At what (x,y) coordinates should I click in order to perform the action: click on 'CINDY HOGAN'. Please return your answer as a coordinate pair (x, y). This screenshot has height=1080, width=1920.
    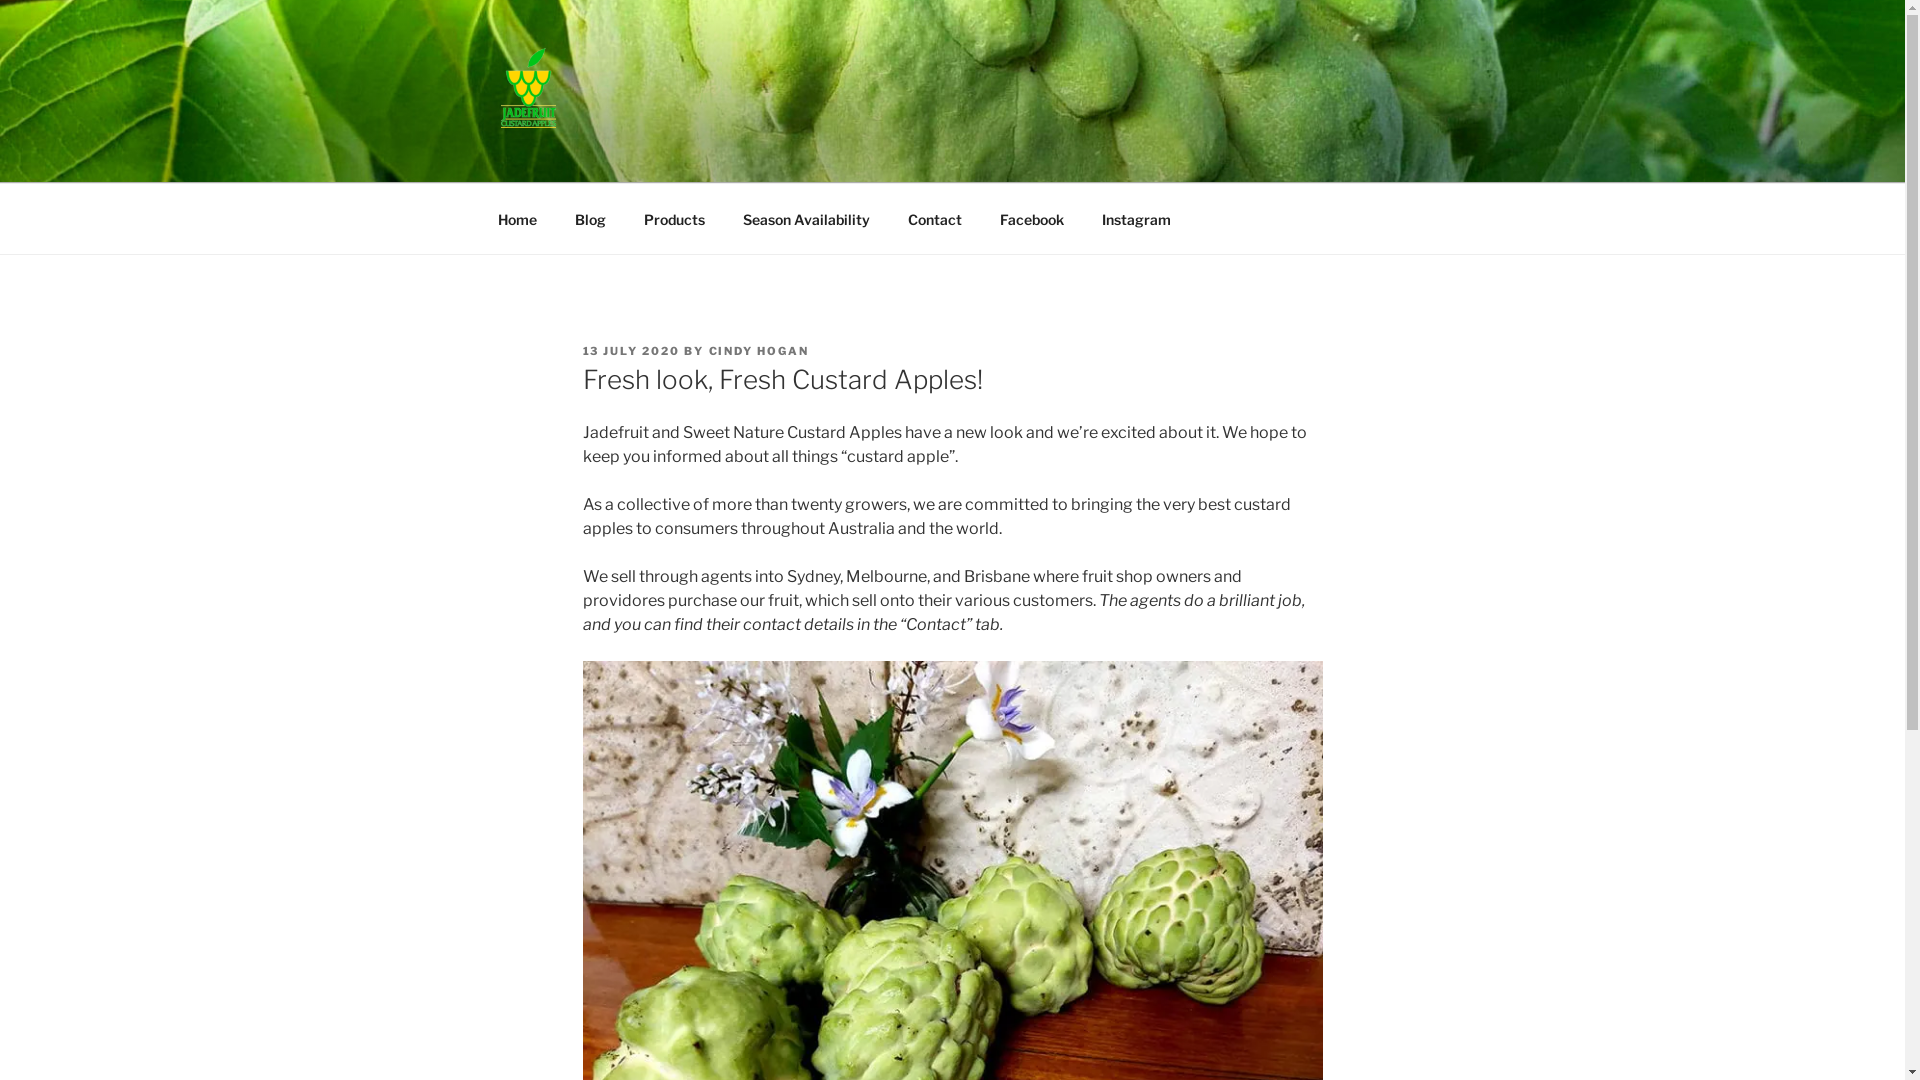
    Looking at the image, I should click on (757, 350).